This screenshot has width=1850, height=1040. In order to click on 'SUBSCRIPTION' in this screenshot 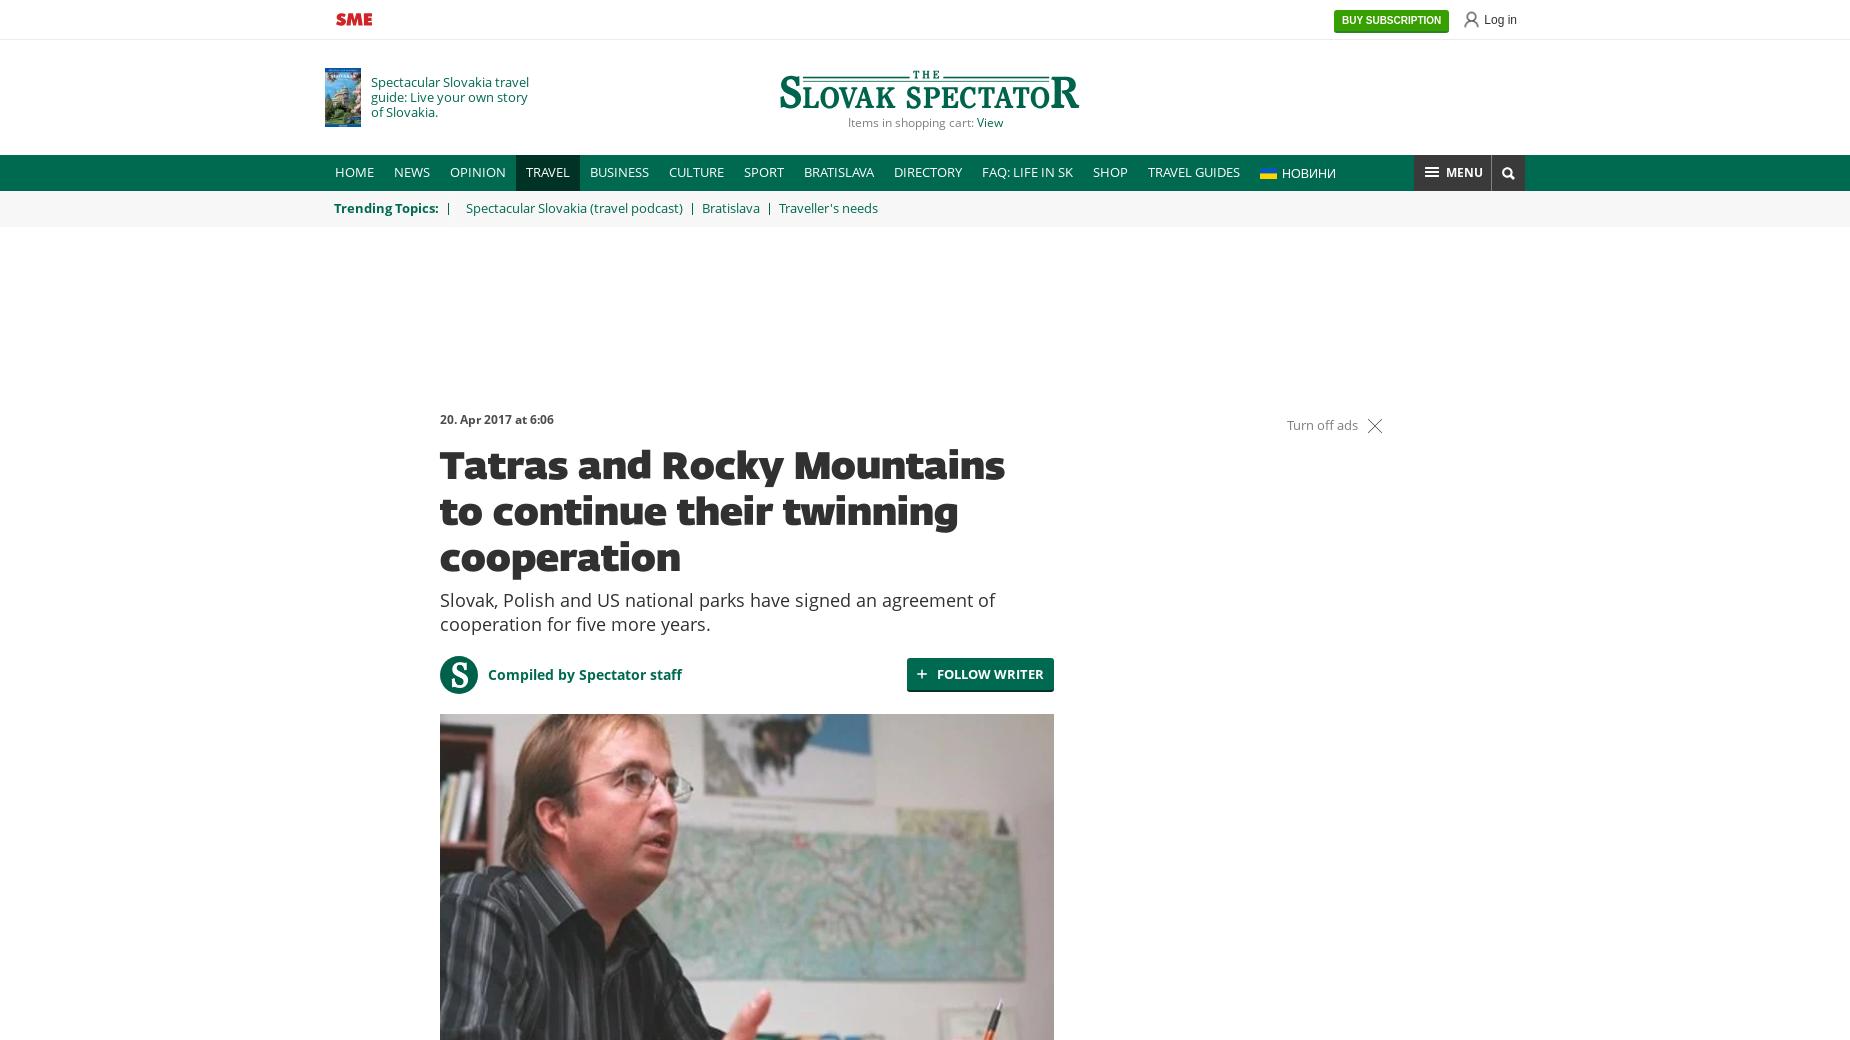, I will do `click(1403, 19)`.